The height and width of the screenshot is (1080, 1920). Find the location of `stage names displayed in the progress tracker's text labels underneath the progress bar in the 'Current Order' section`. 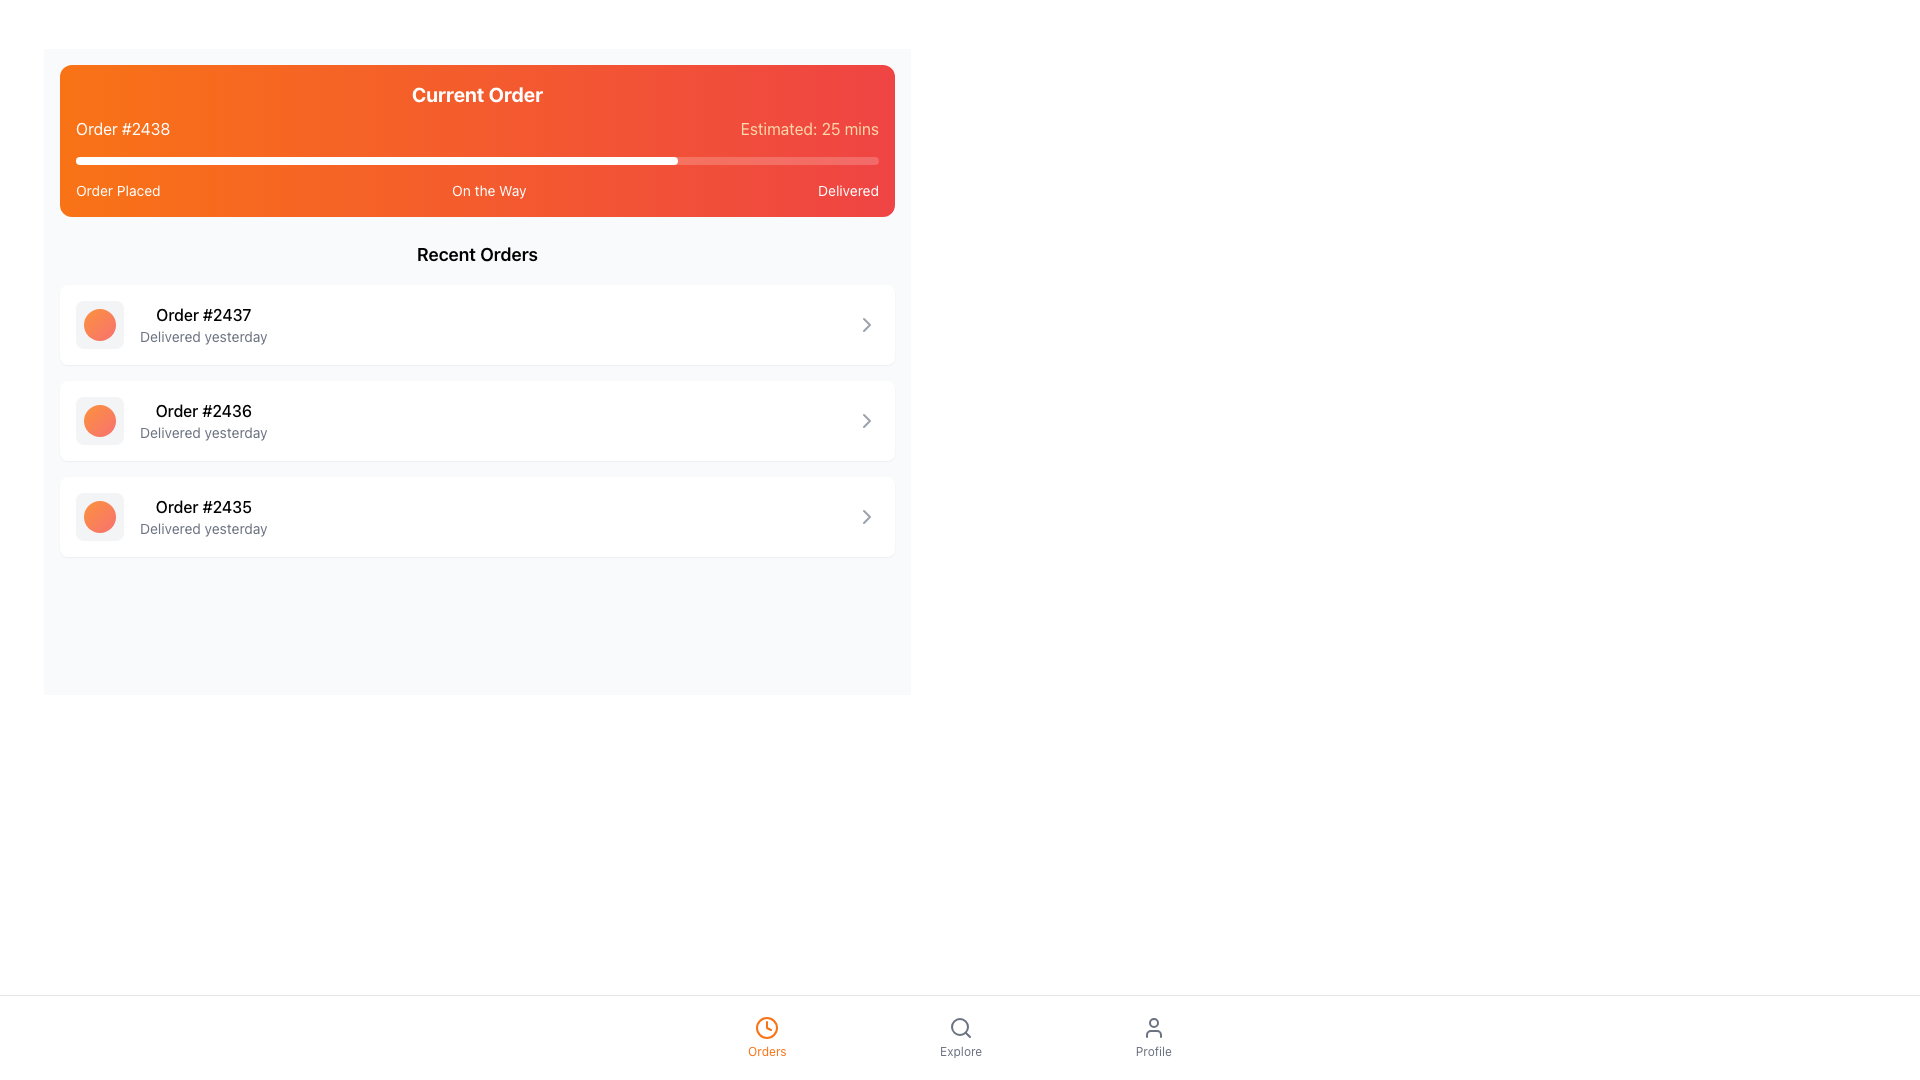

stage names displayed in the progress tracker's text labels underneath the progress bar in the 'Current Order' section is located at coordinates (476, 191).